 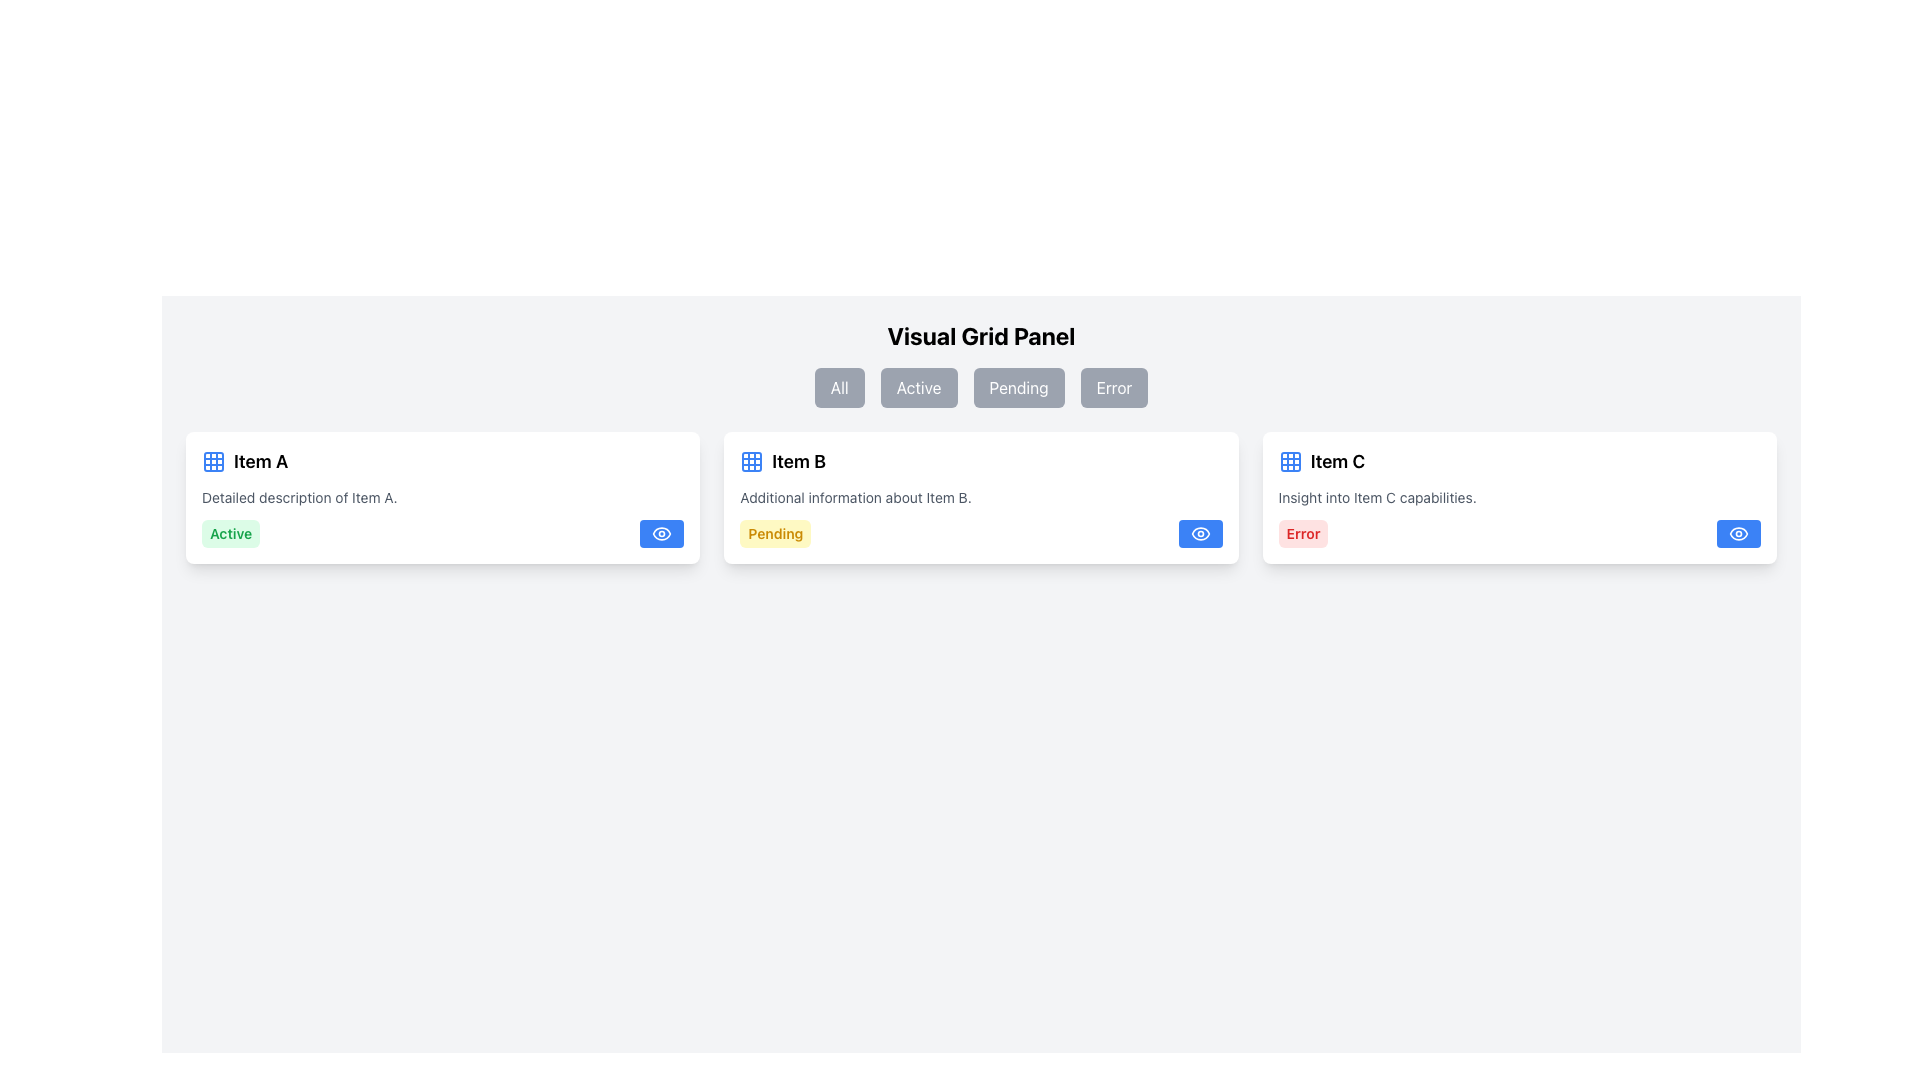 I want to click on the rectangular button with rounded corners labeled 'All', so click(x=839, y=388).